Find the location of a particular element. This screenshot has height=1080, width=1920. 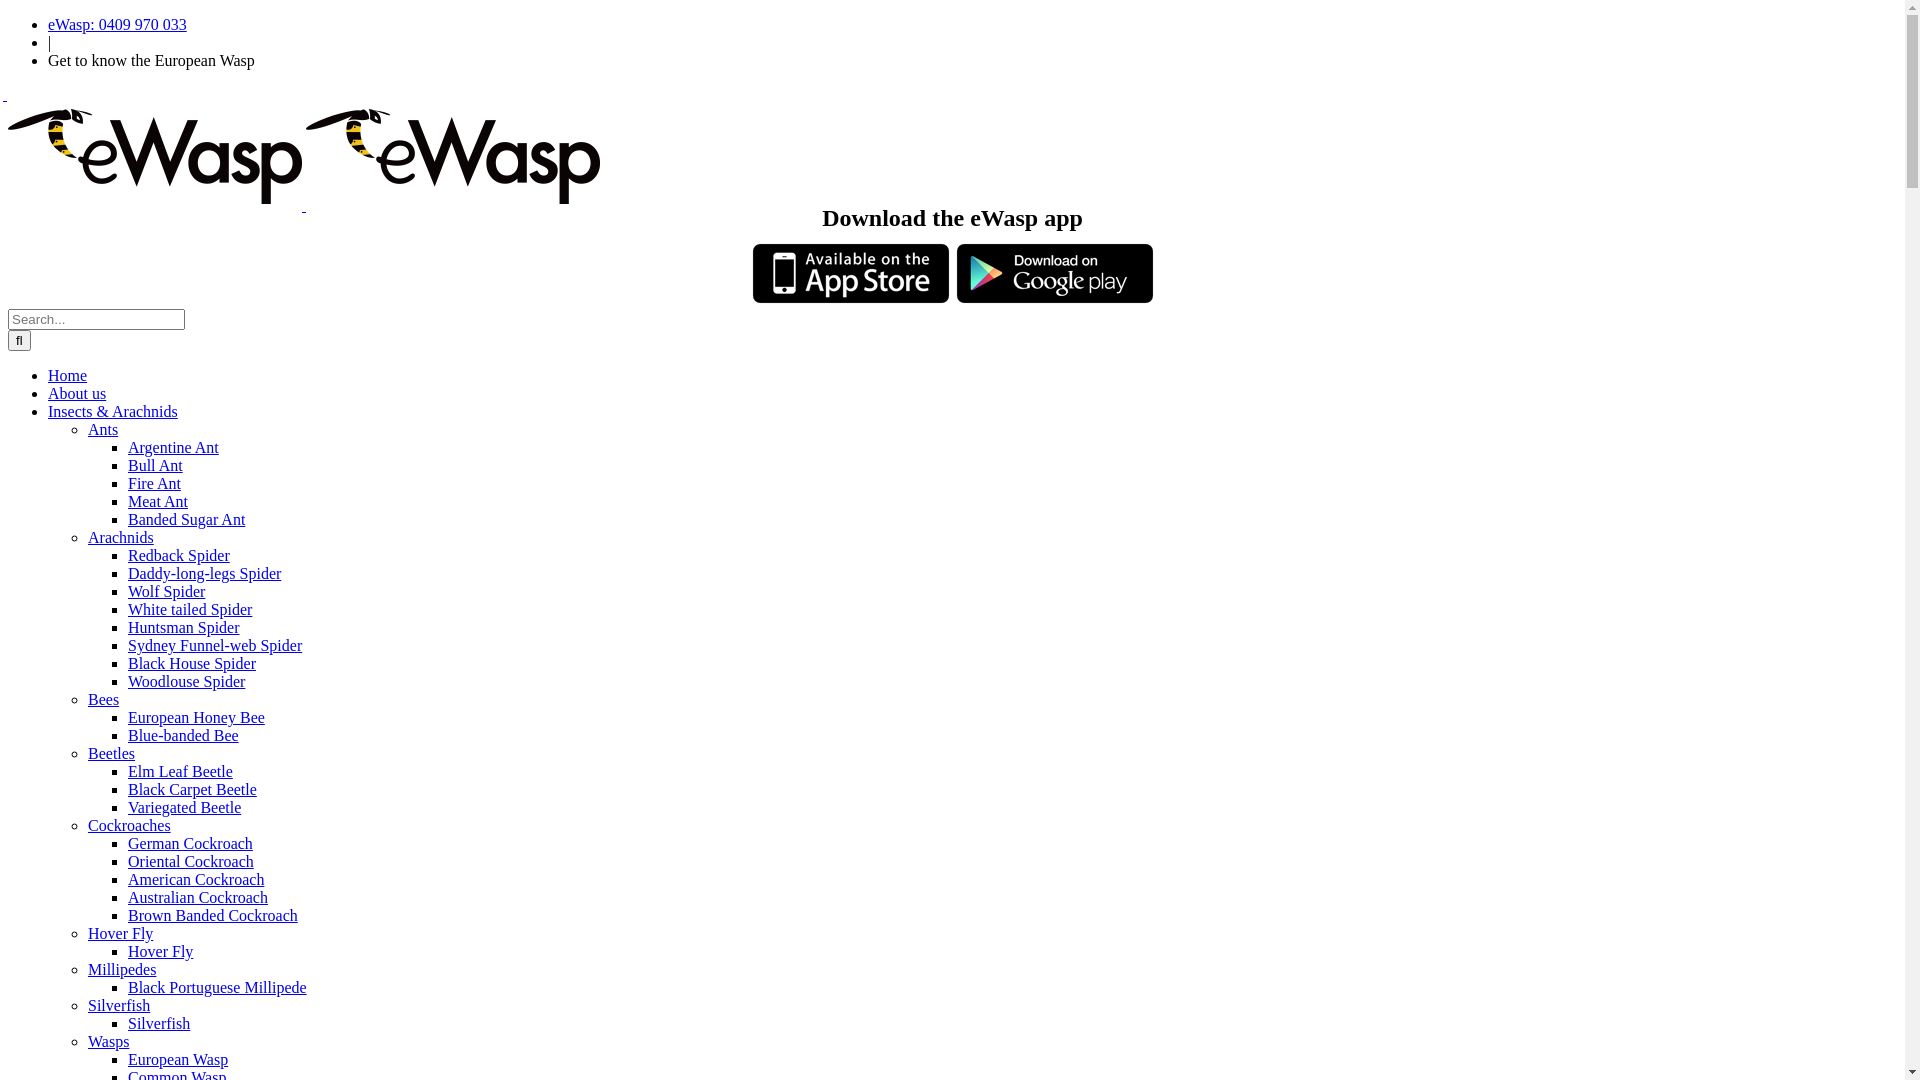

'|' is located at coordinates (49, 42).